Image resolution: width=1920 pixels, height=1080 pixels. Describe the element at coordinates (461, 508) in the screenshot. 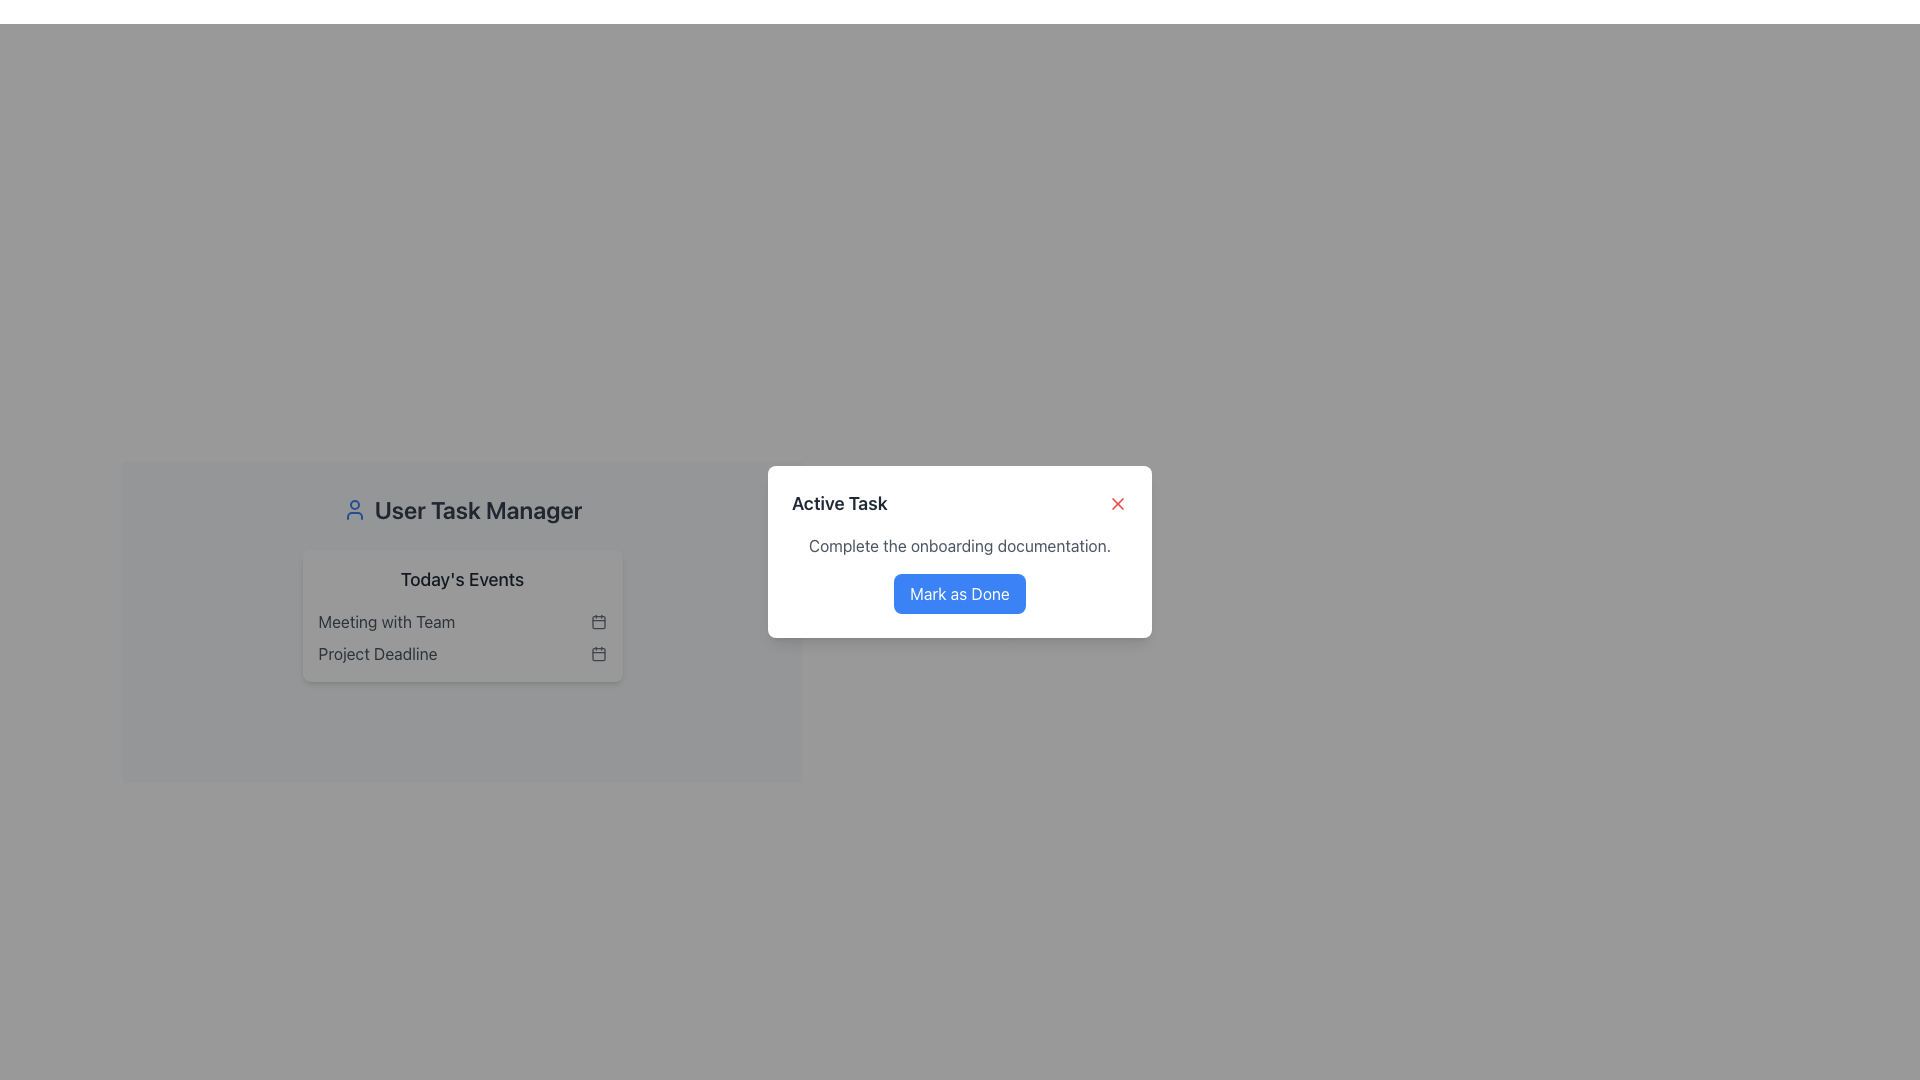

I see `text 'User Task Manager' from the heading with a blue user icon to the left, styled in bold gray font, located above 'Today's Events'` at that location.